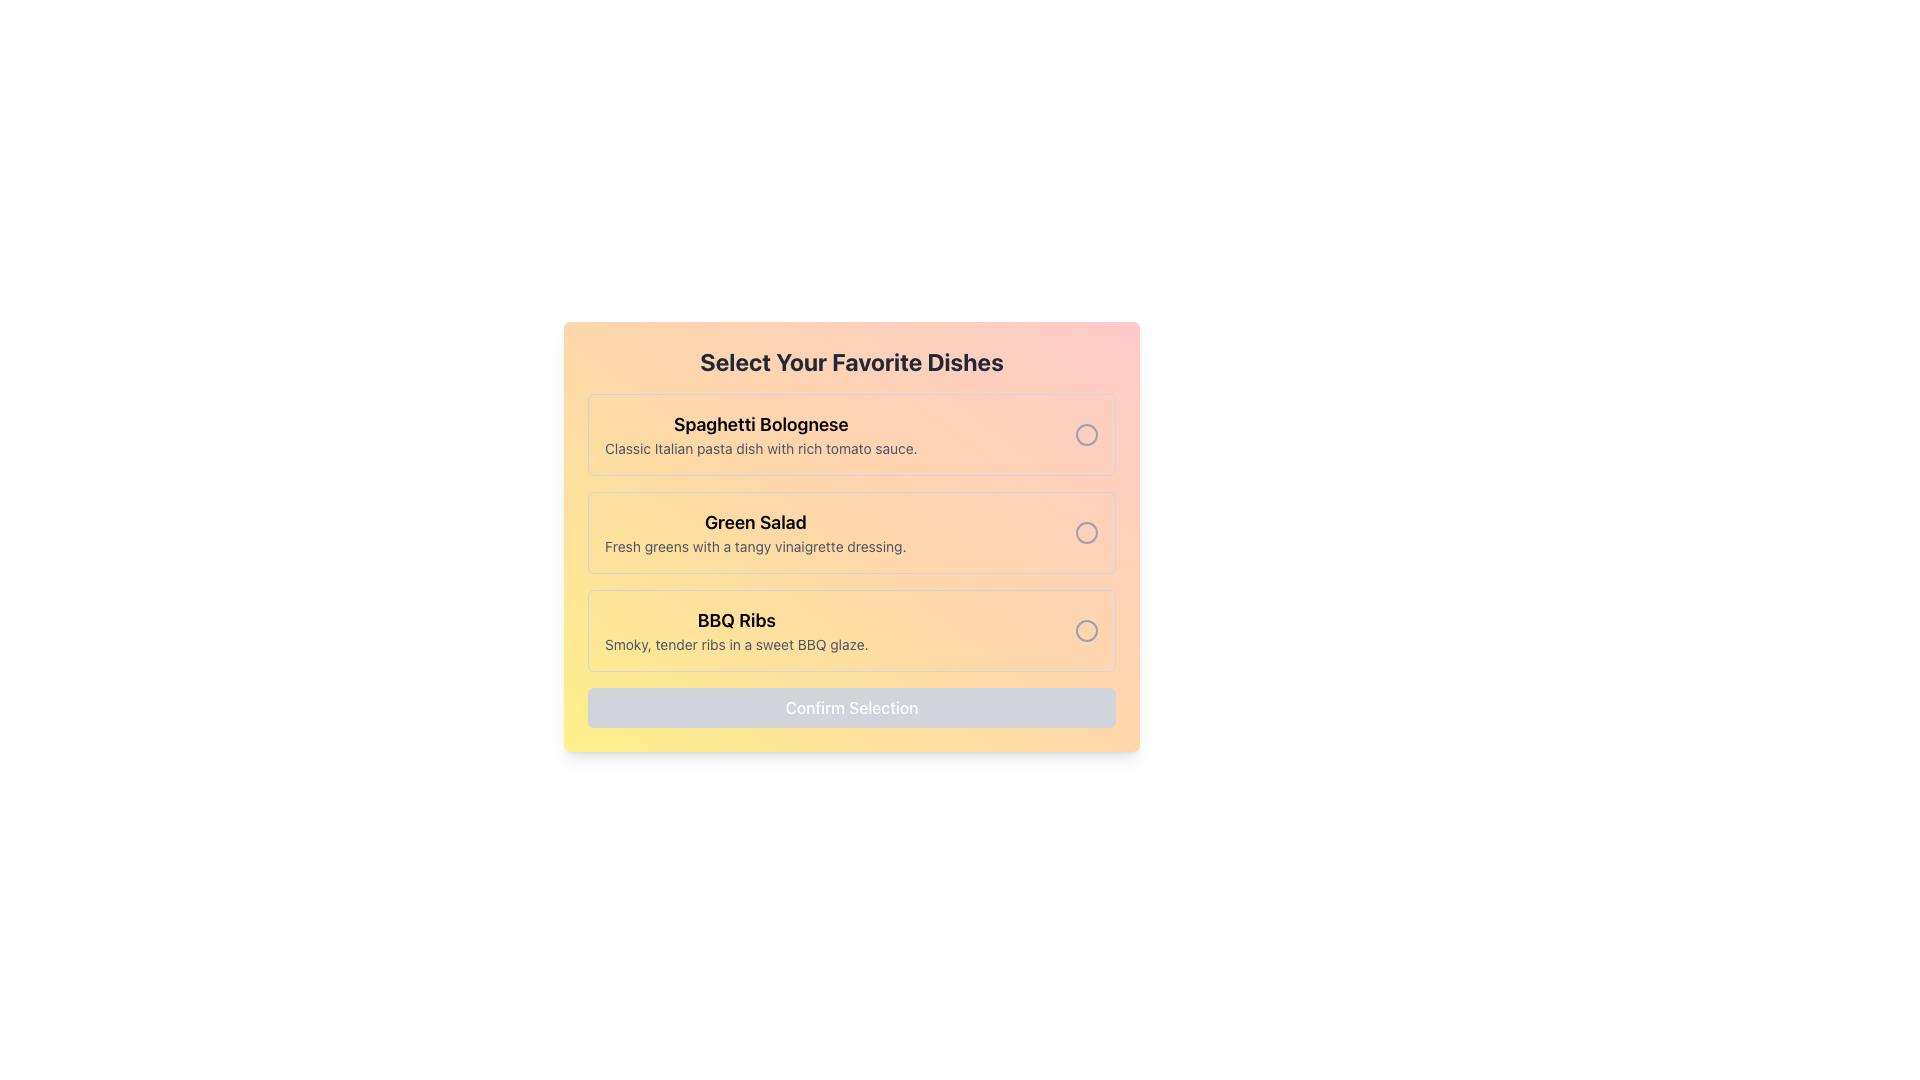  Describe the element at coordinates (754, 531) in the screenshot. I see `the informational Text display for 'Green Salad' located in the middle section of the vertical list, positioned between 'Spaghetti Bolognese' and 'BBQ Ribs', with a circular icon on the right side` at that location.